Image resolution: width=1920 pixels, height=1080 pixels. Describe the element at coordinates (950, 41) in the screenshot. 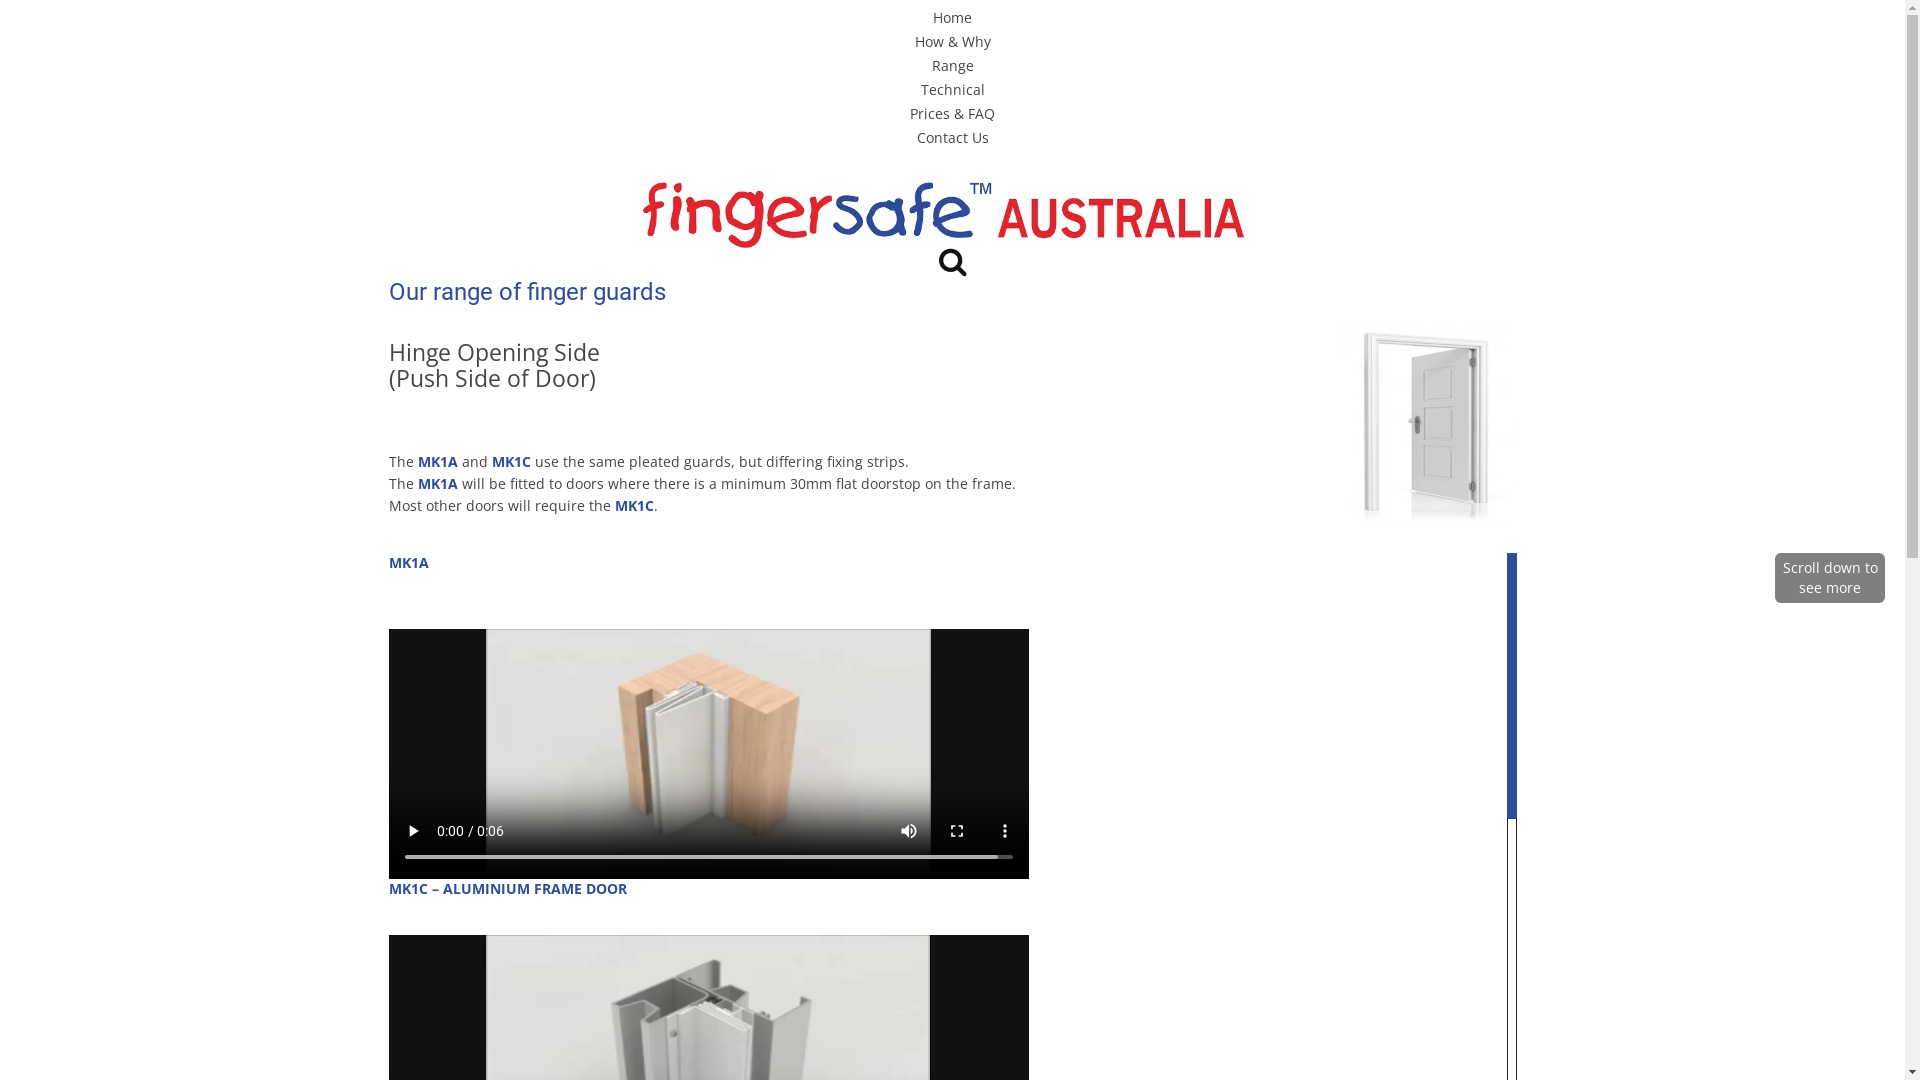

I see `'How & Why'` at that location.